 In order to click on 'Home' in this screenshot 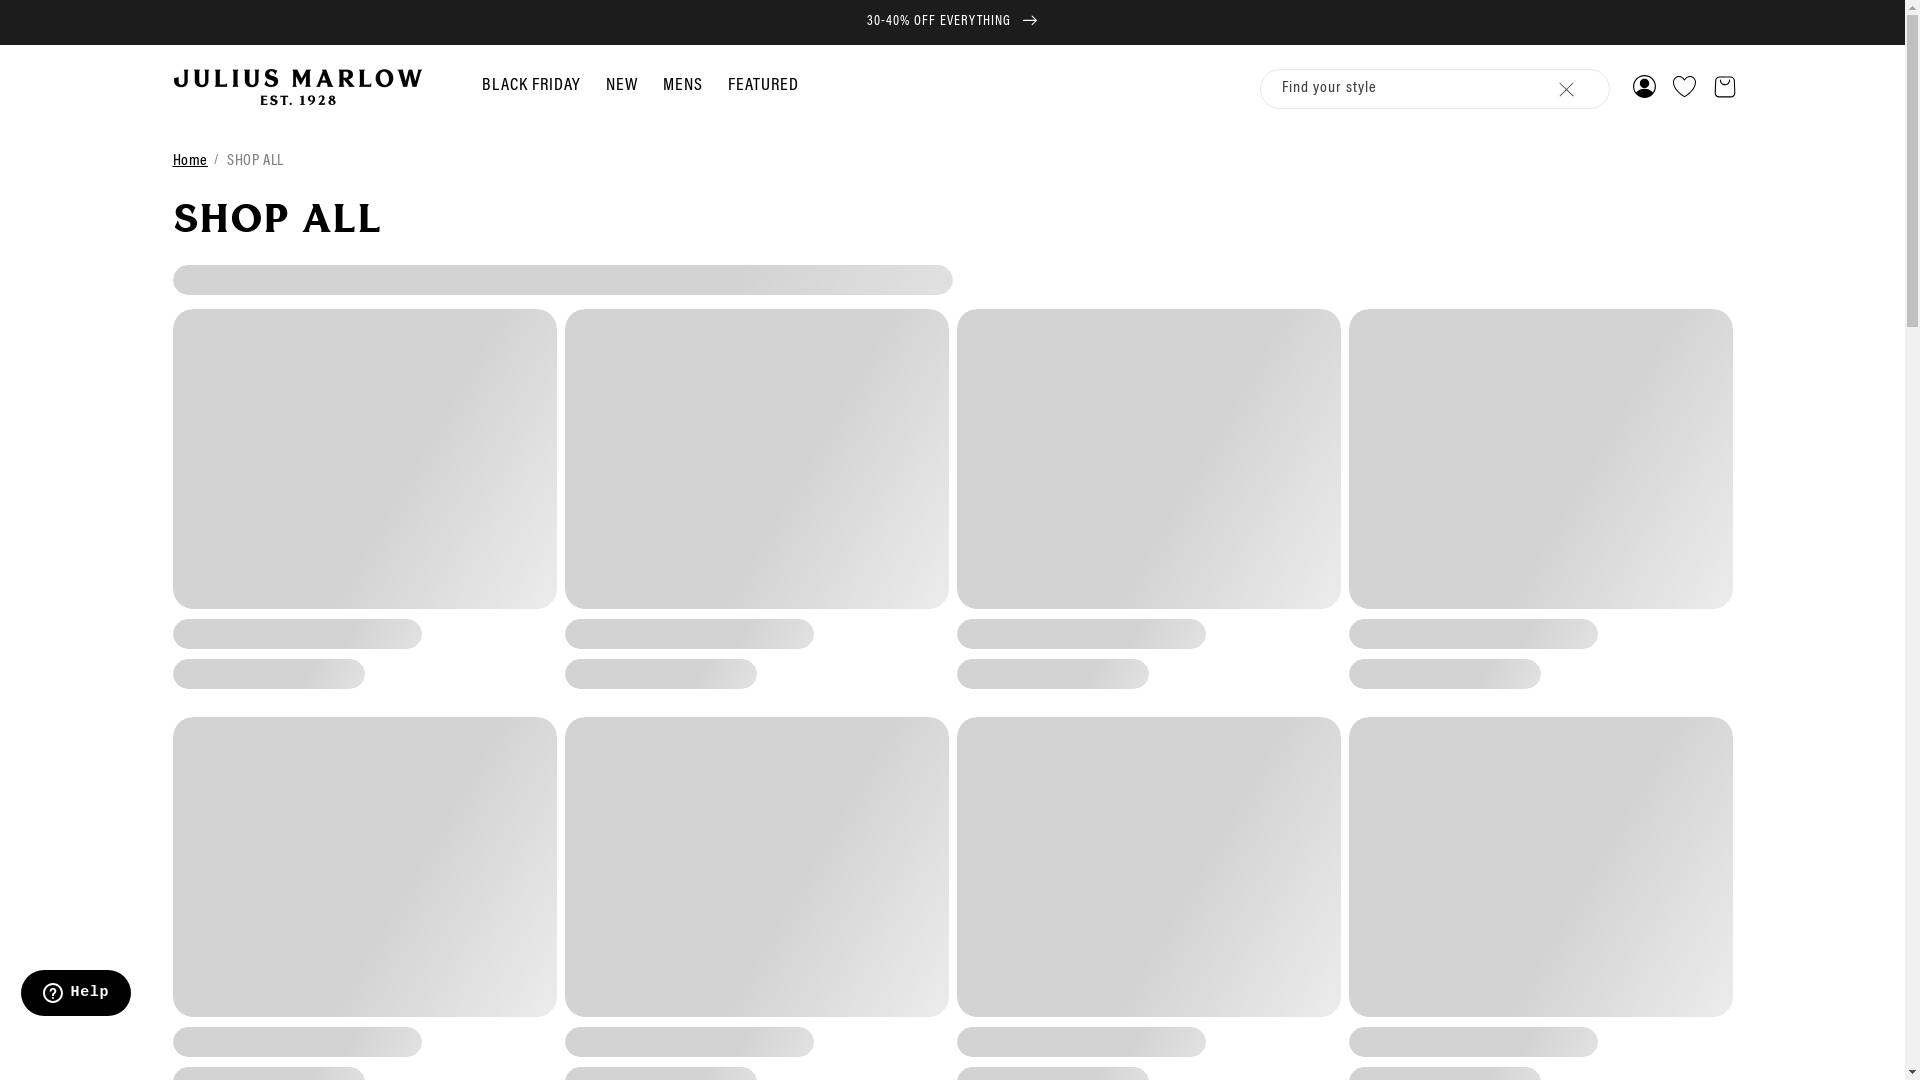, I will do `click(189, 160)`.